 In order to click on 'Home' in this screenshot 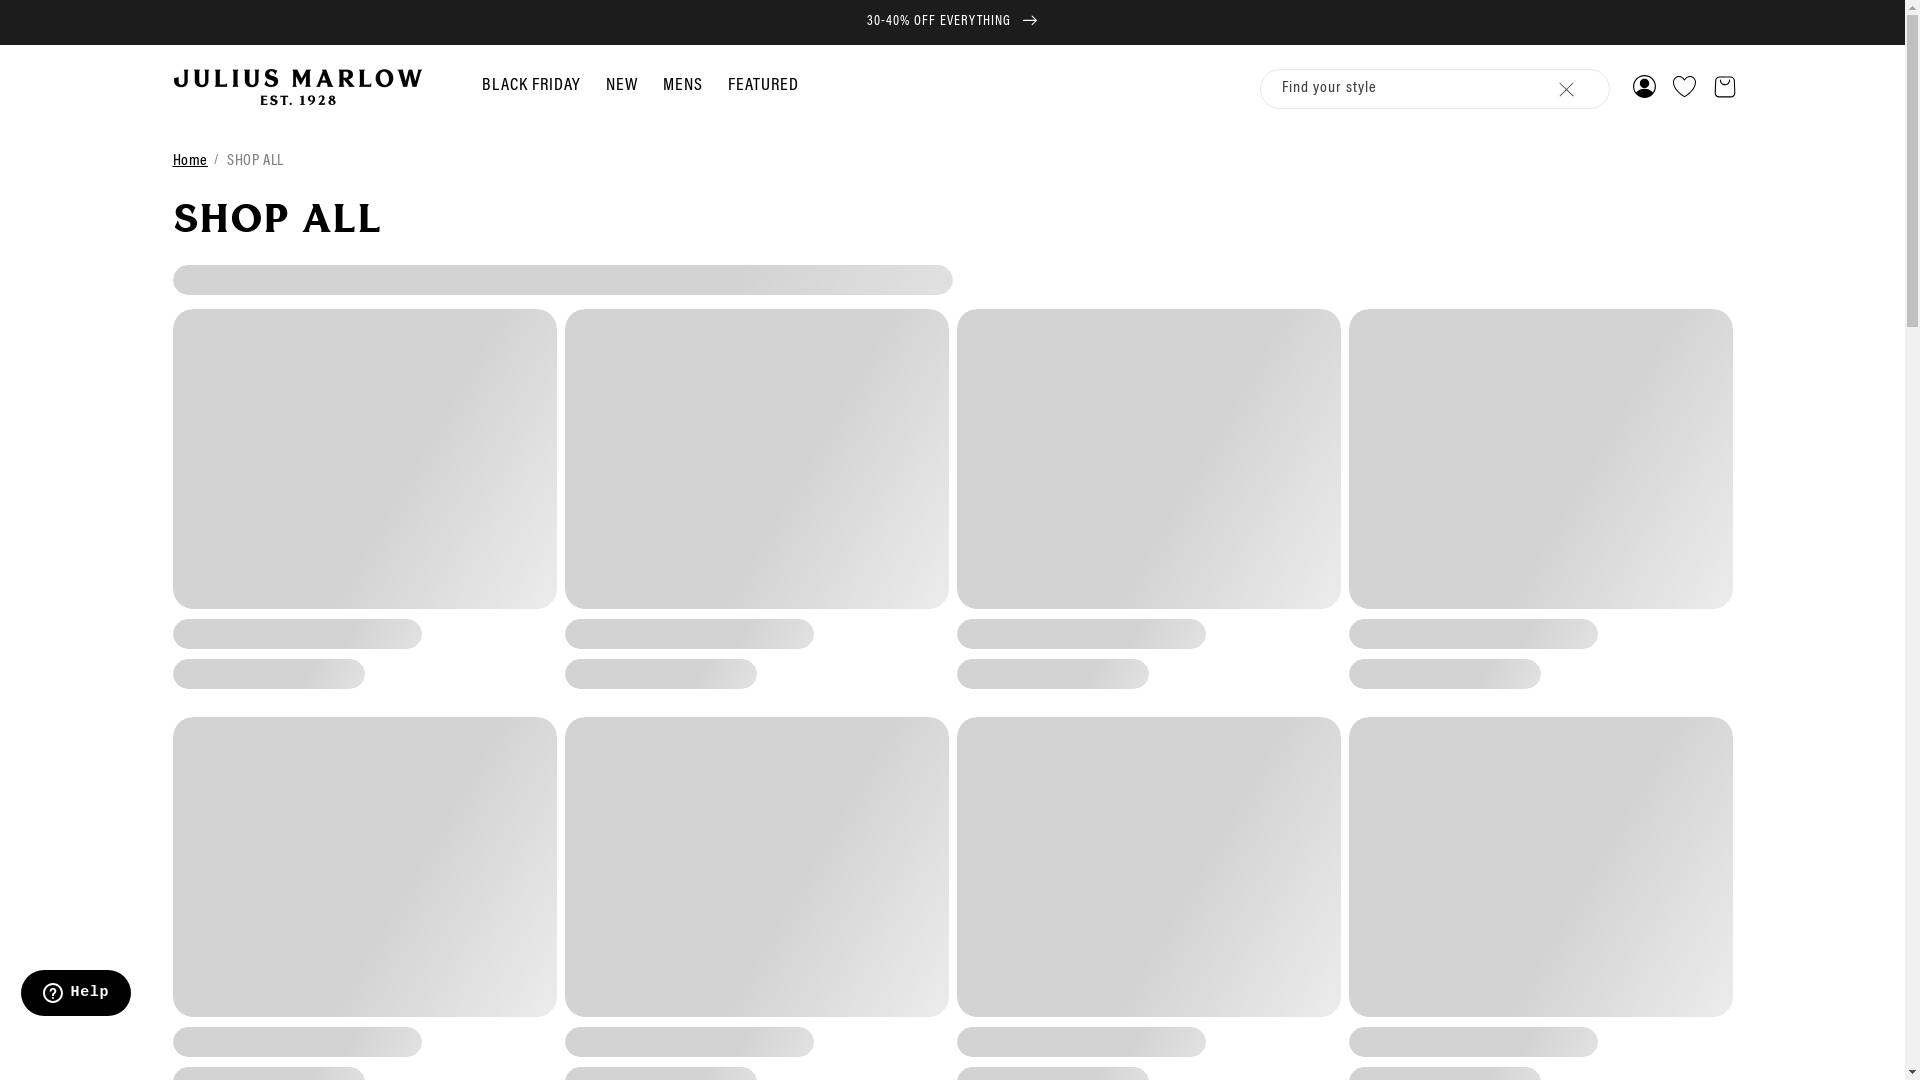, I will do `click(189, 160)`.